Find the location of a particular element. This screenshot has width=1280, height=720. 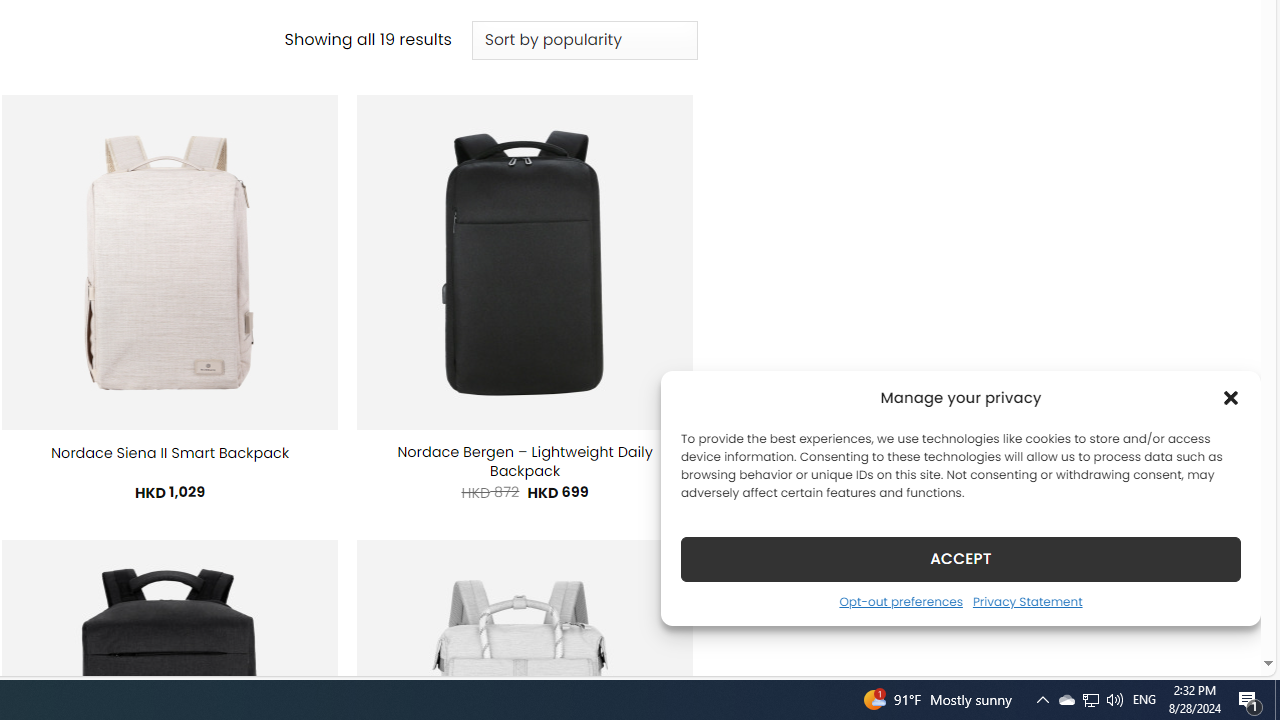

'Opt-out preferences' is located at coordinates (899, 600).